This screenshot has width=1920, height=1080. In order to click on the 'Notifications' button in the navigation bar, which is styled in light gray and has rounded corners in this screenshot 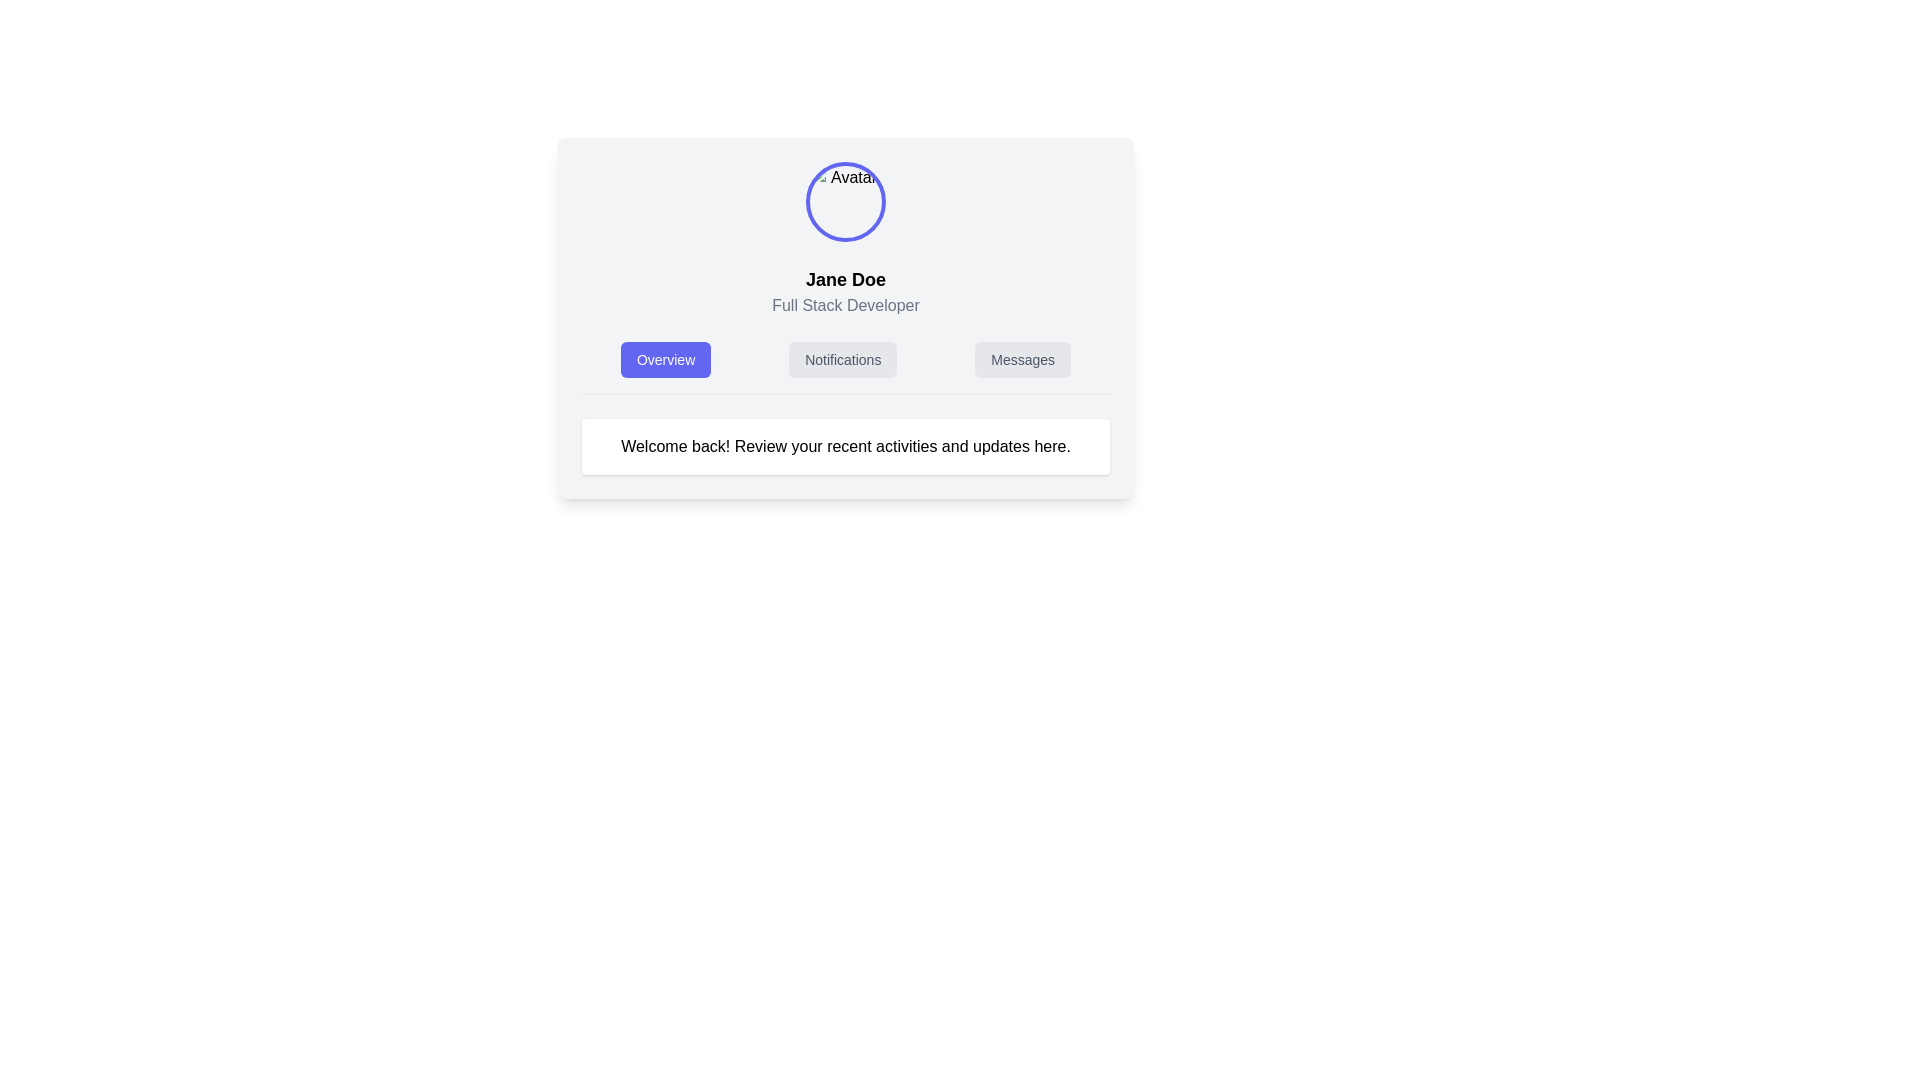, I will do `click(845, 367)`.